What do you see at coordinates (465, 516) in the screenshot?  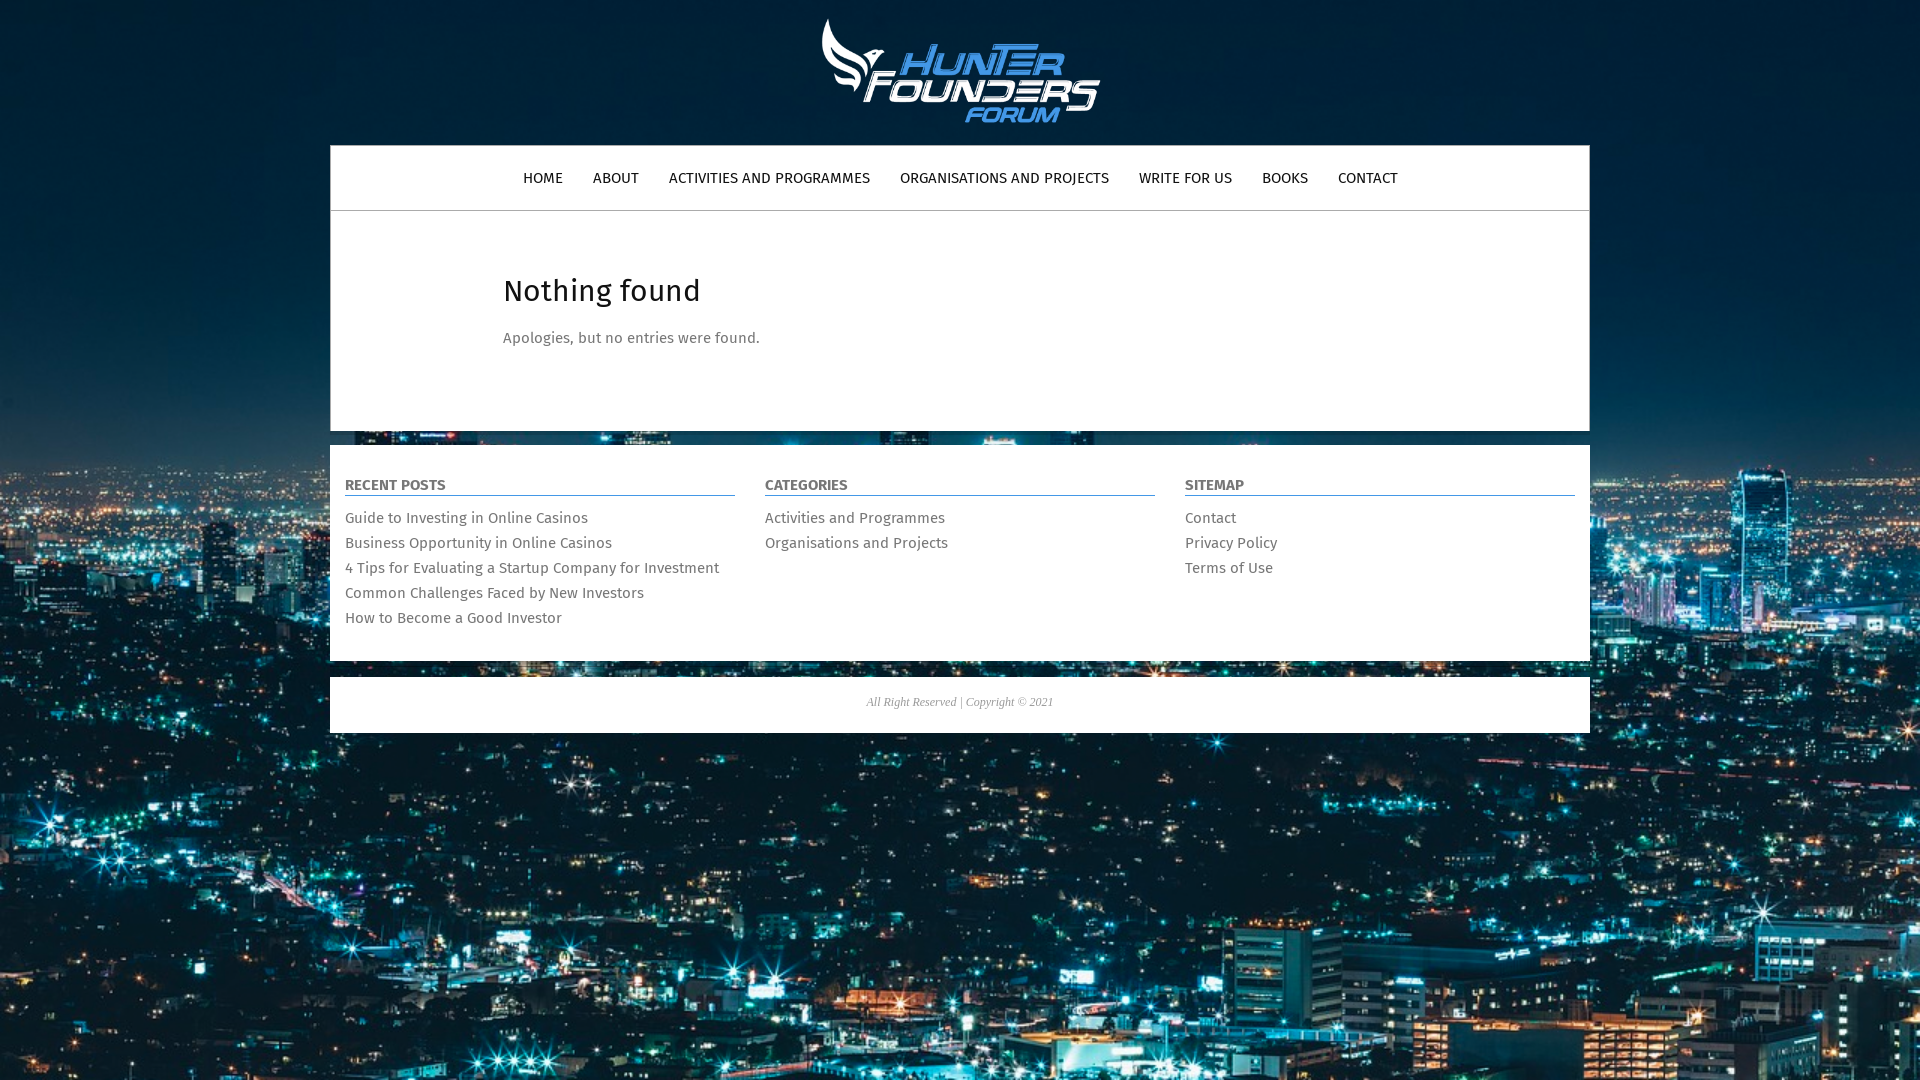 I see `'Guide to Investing in Online Casinos'` at bounding box center [465, 516].